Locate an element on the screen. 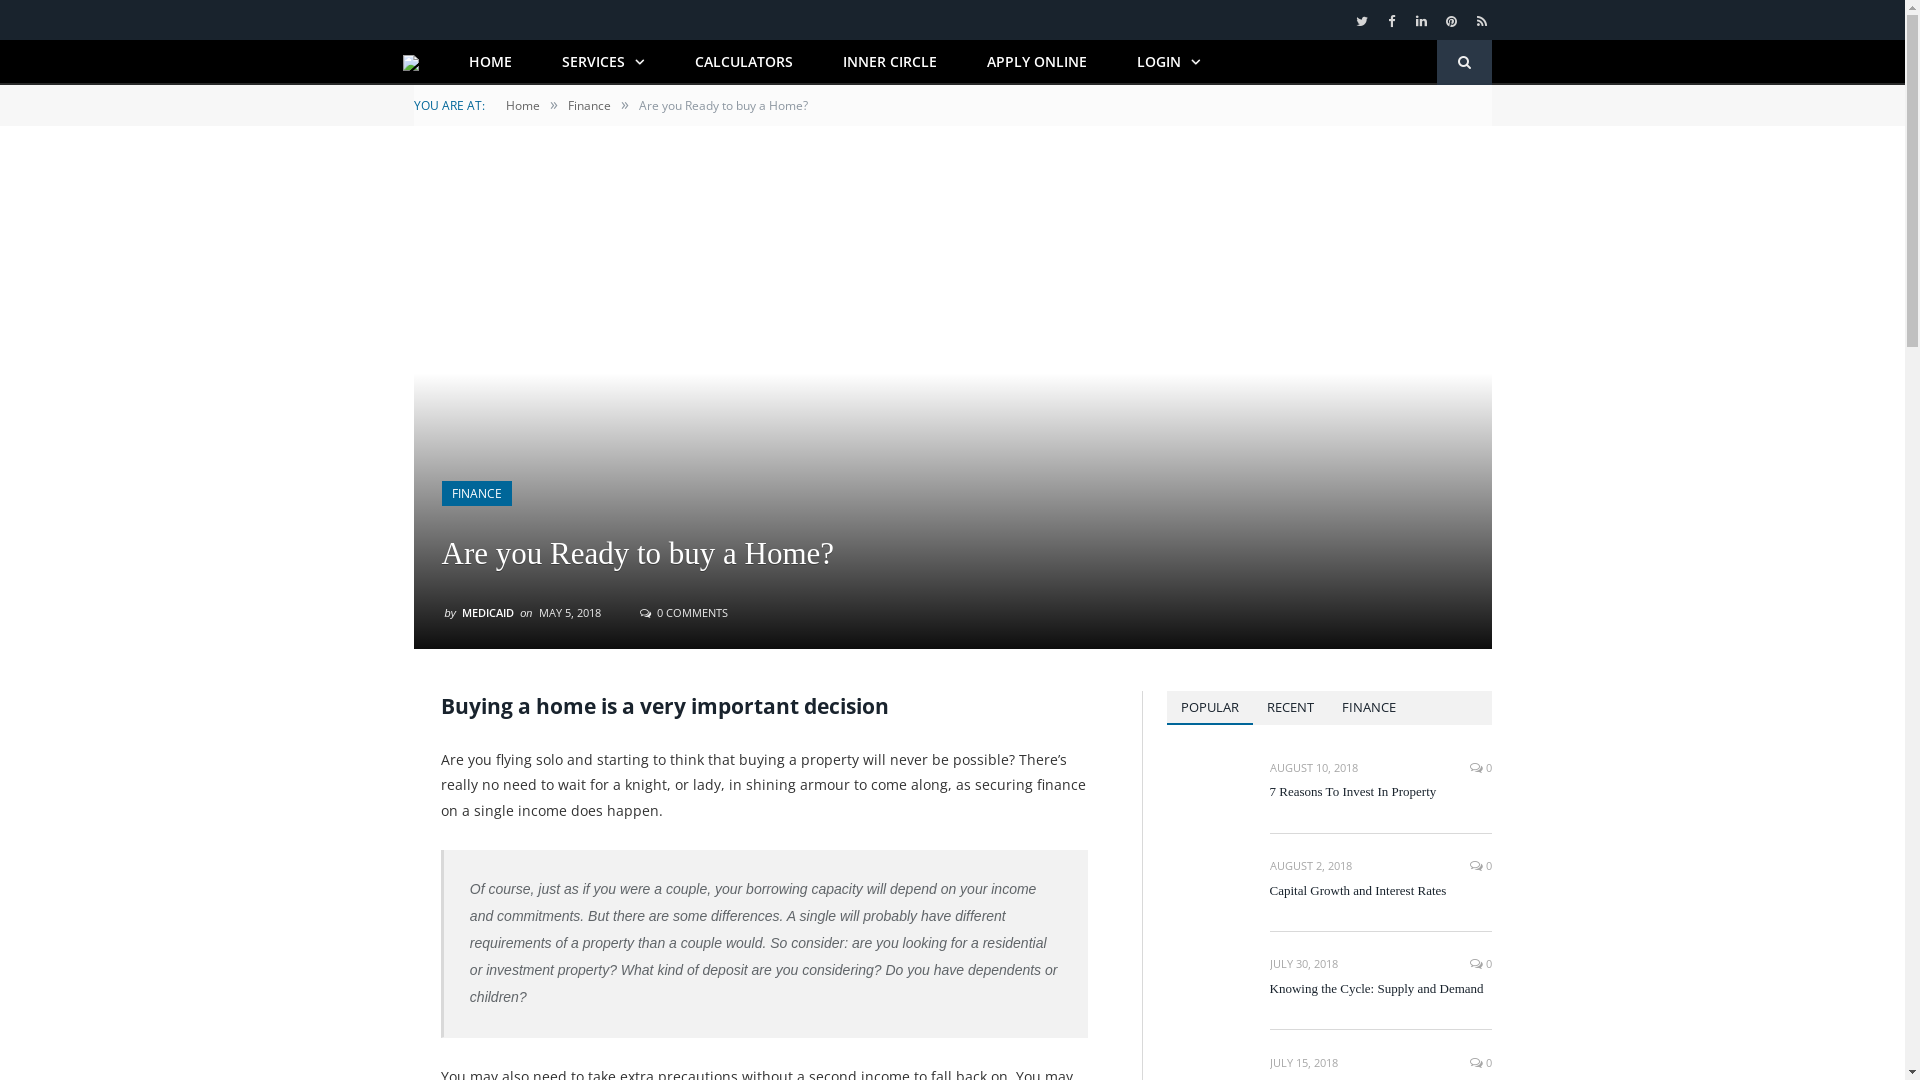 This screenshot has height=1080, width=1920. 'SERVICES' is located at coordinates (601, 61).